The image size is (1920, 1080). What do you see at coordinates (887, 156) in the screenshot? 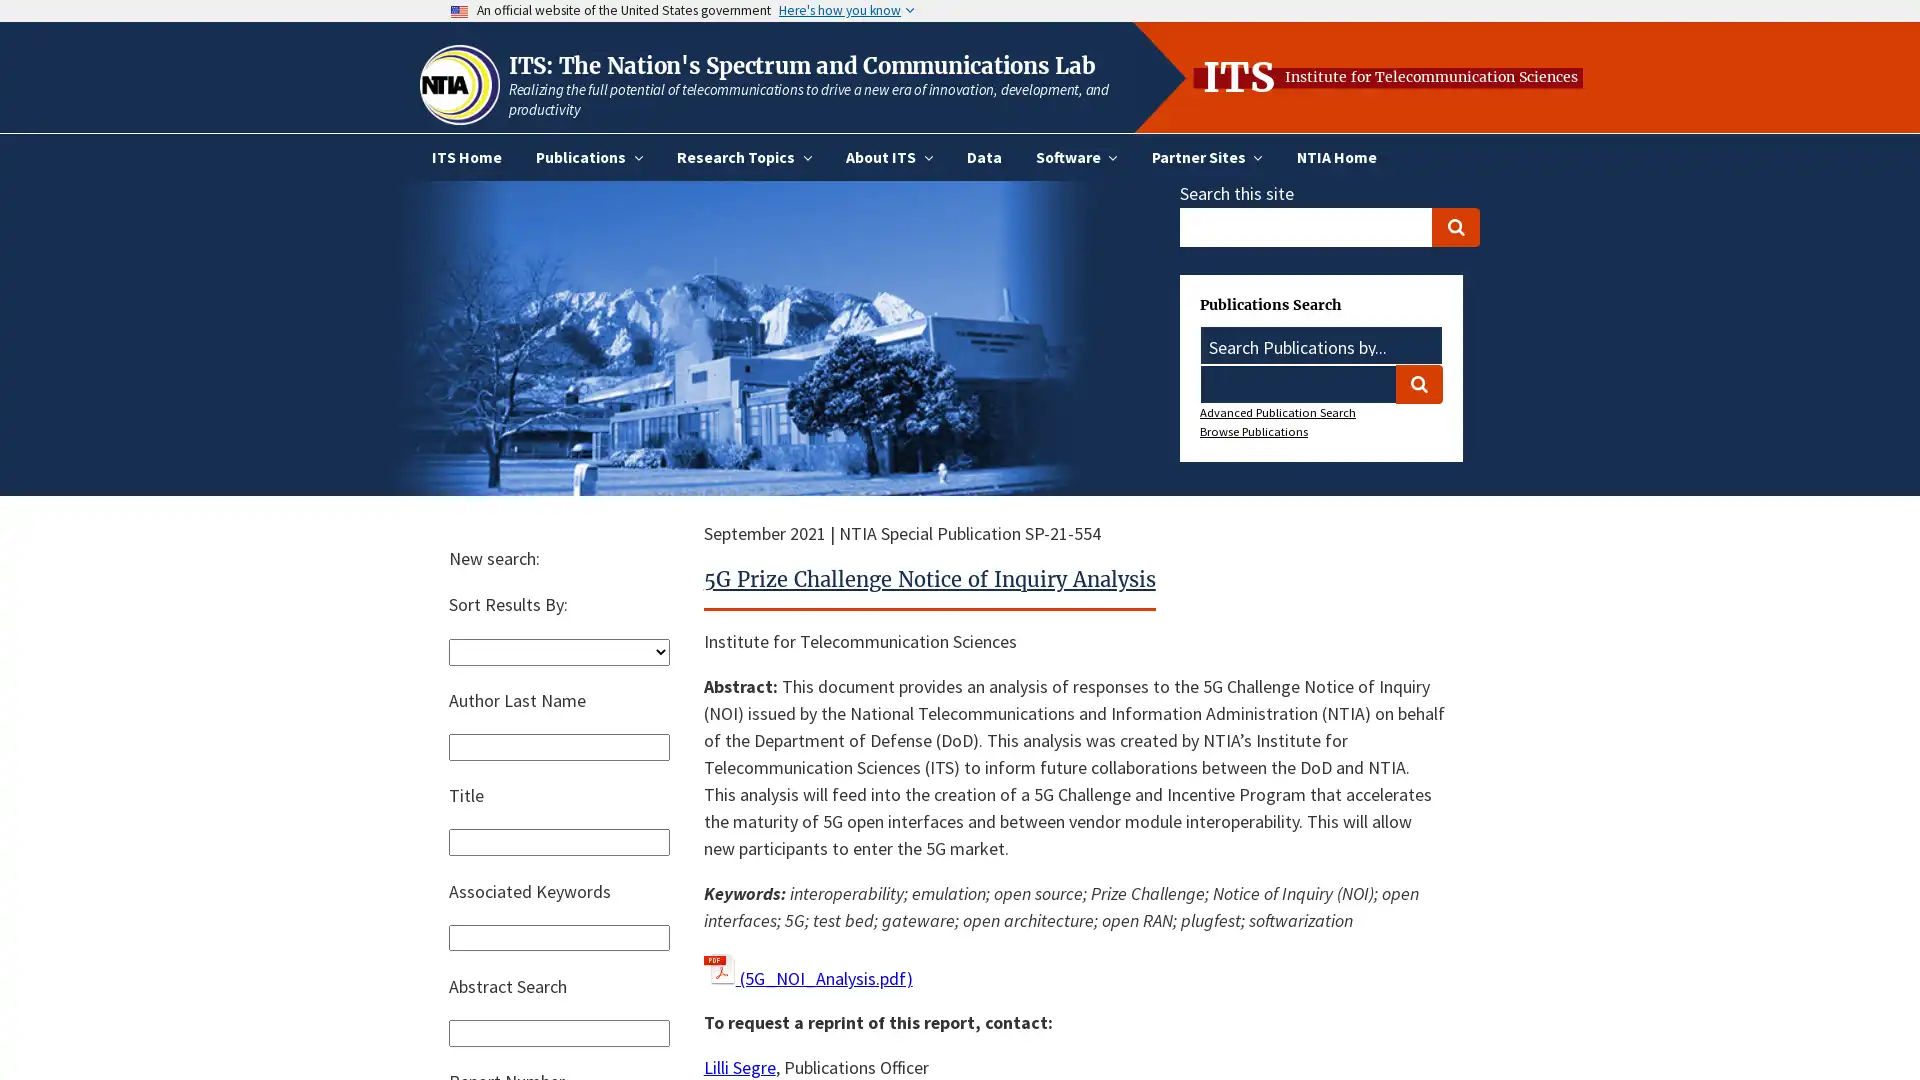
I see `About ITS` at bounding box center [887, 156].